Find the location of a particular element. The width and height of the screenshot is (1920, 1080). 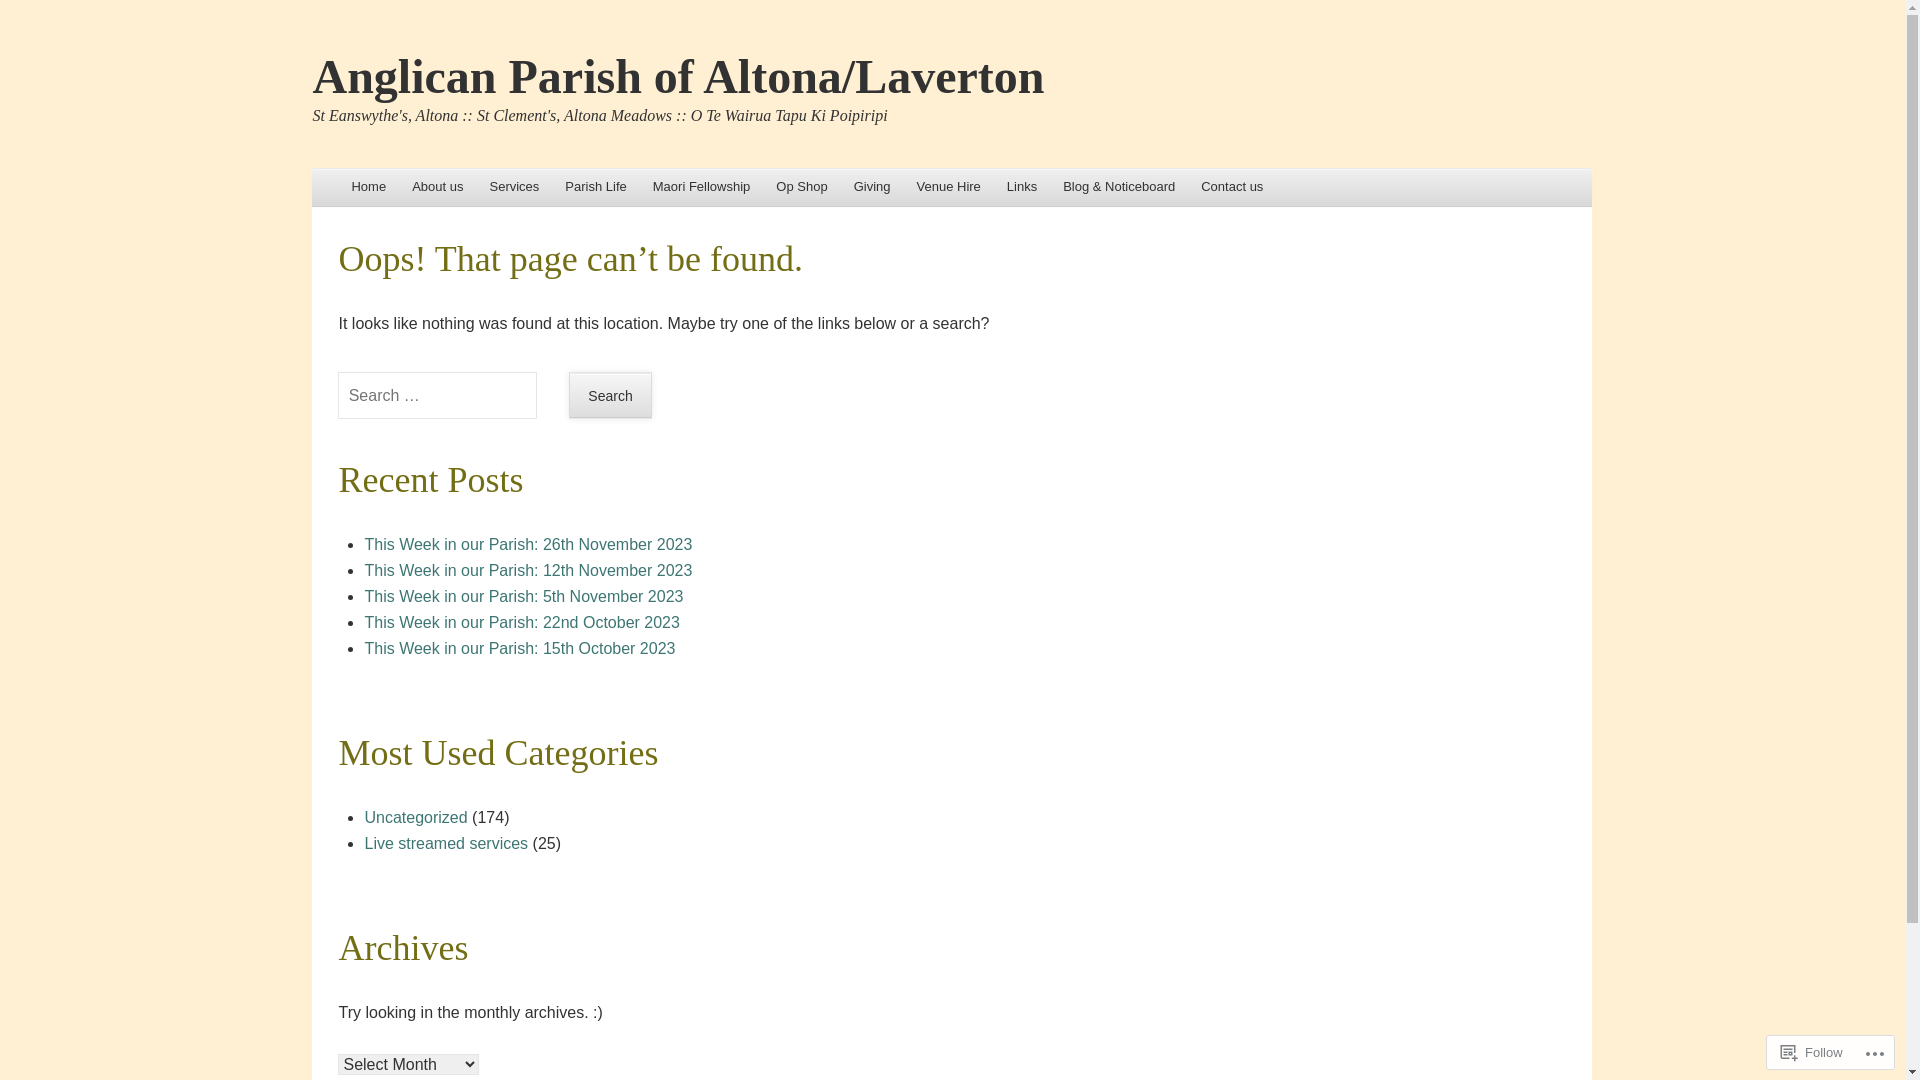

'Links' is located at coordinates (1022, 187).